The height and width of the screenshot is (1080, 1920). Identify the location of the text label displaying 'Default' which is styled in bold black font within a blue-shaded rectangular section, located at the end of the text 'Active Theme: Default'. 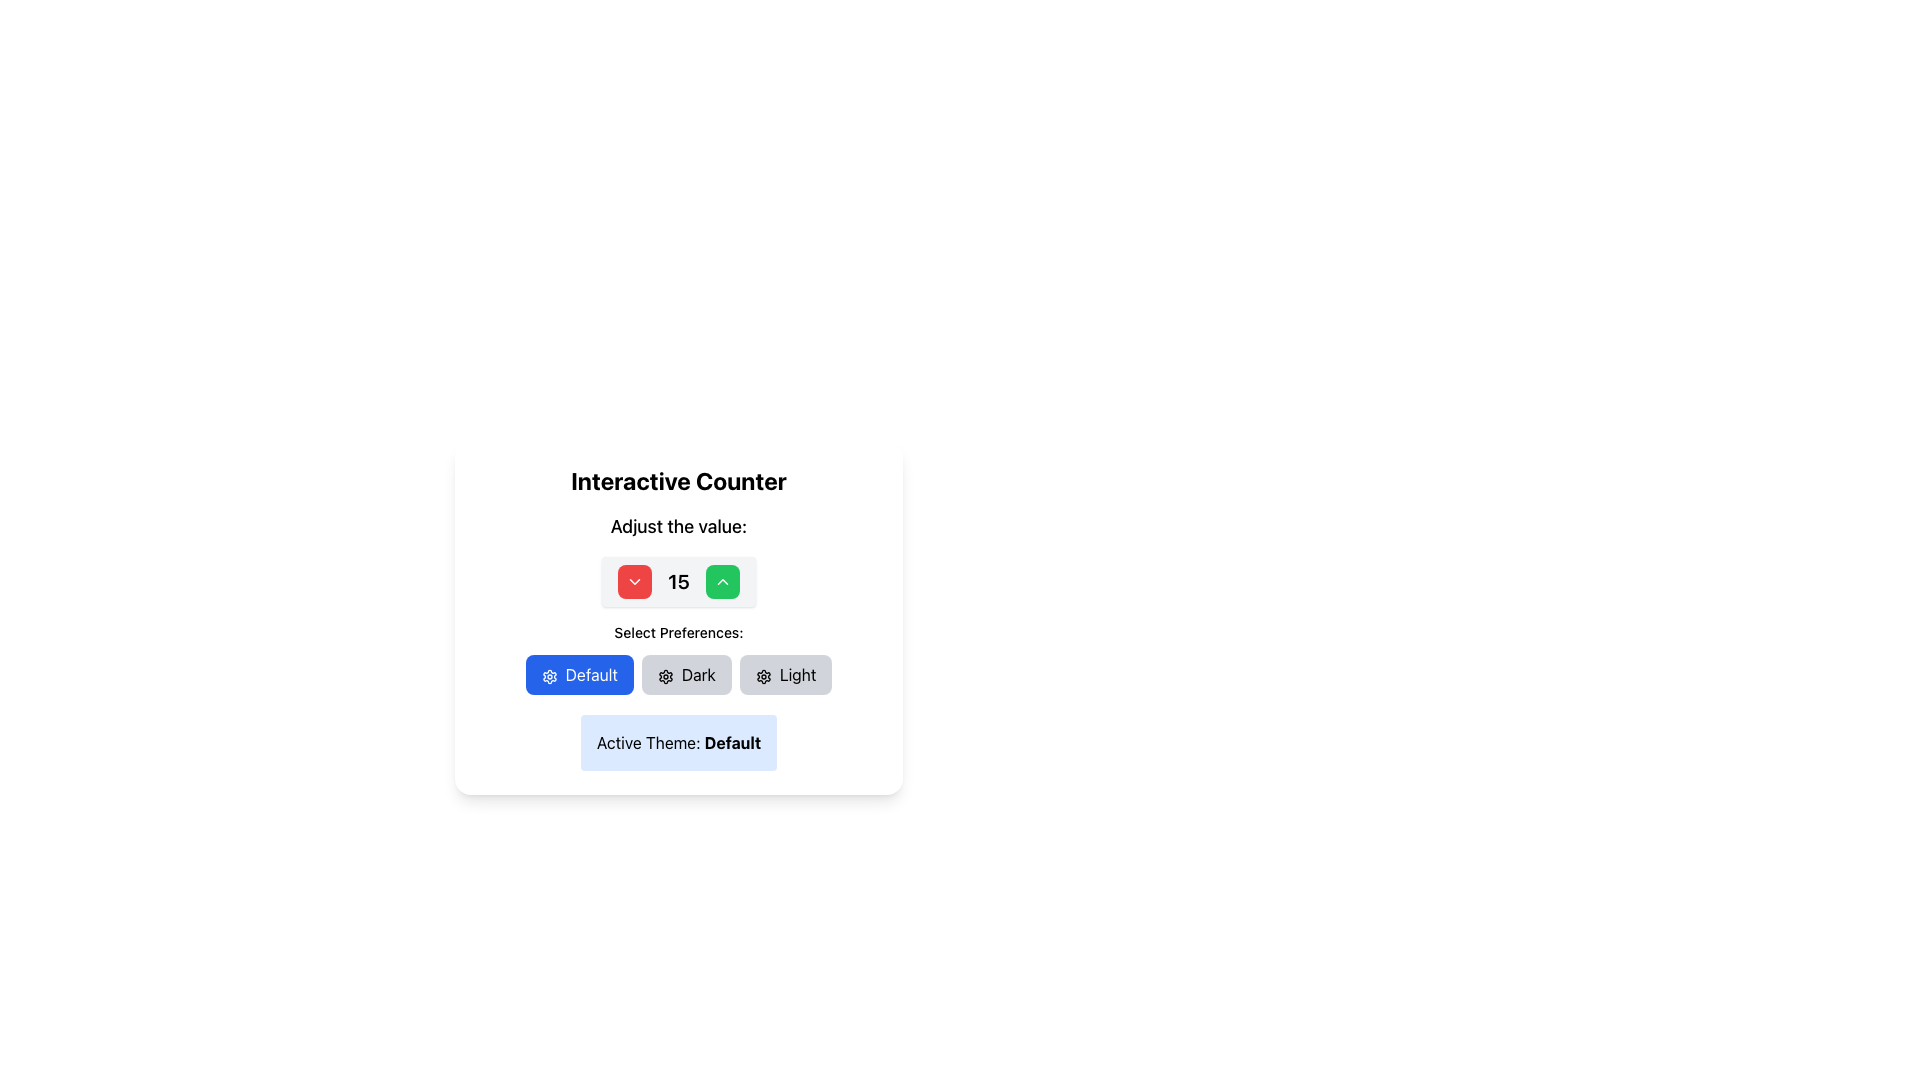
(731, 743).